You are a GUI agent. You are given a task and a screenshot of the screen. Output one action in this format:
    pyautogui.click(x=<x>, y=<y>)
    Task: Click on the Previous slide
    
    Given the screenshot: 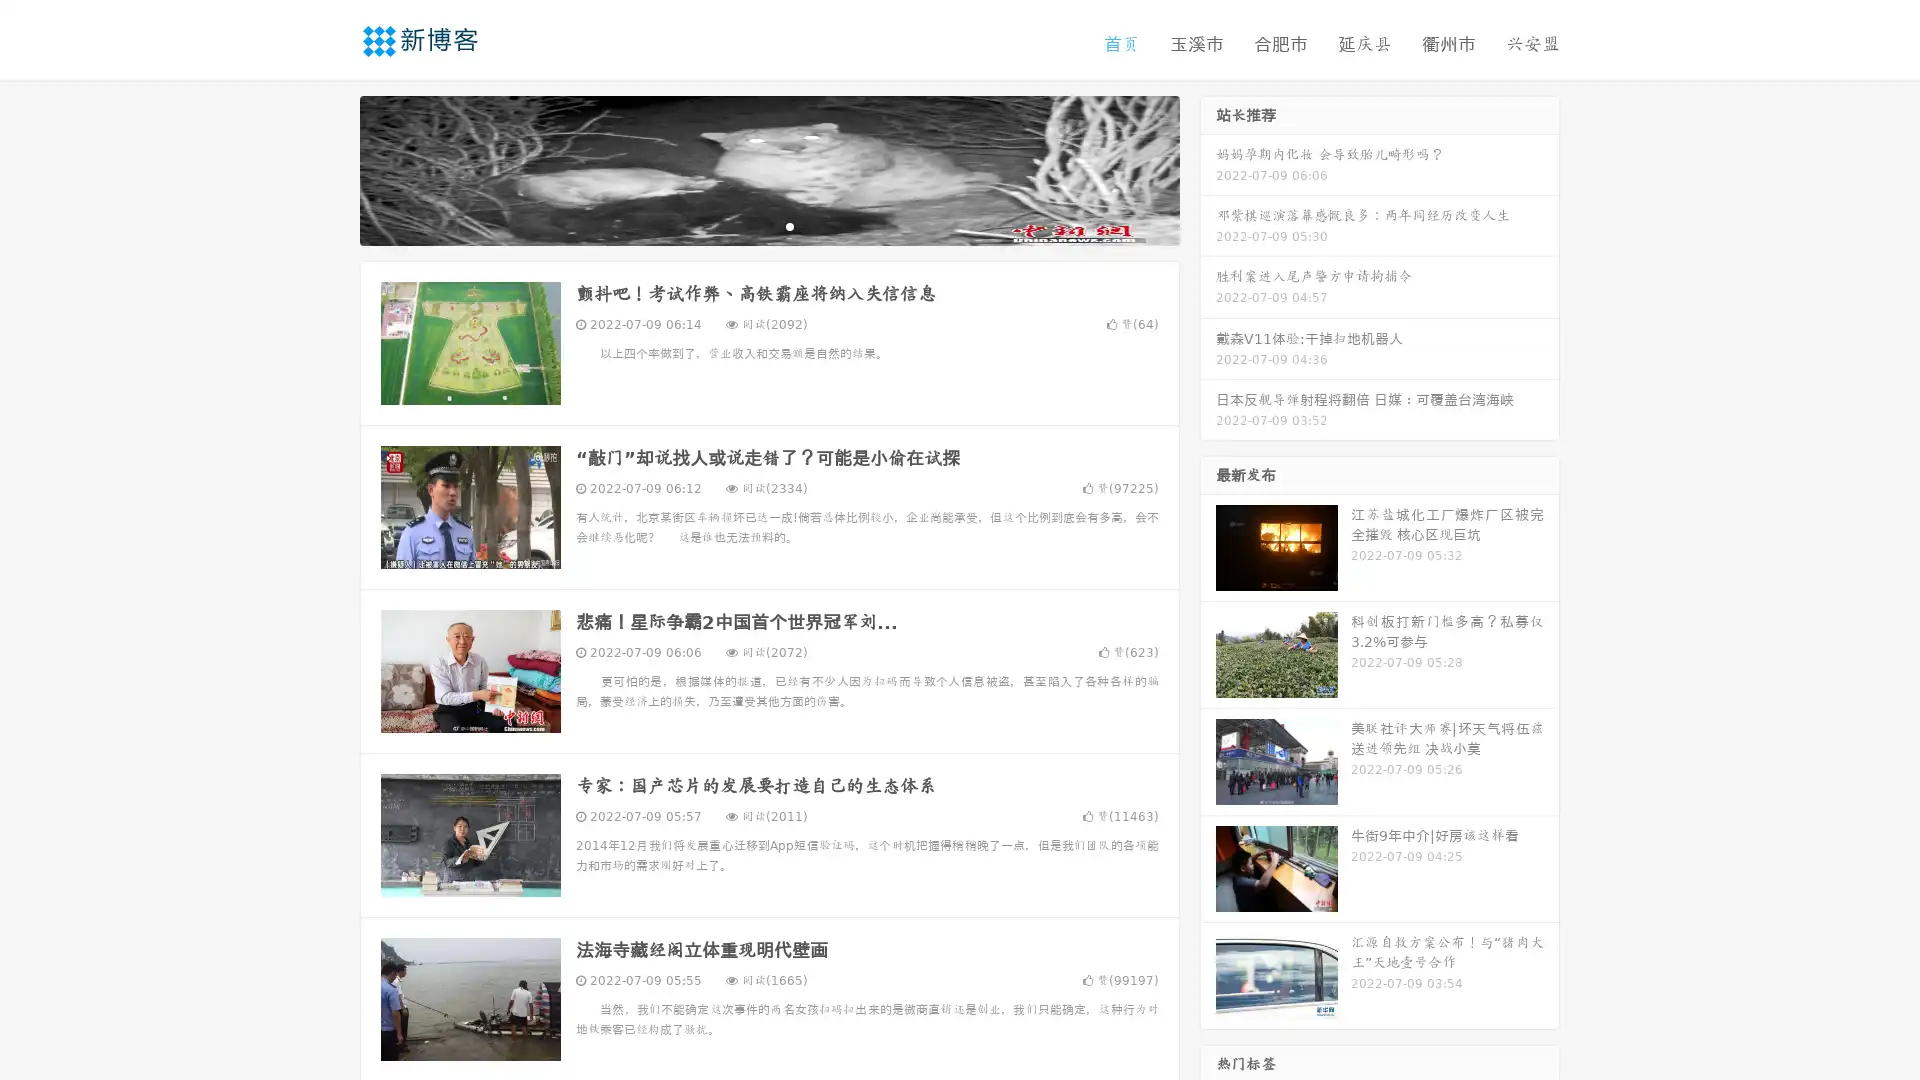 What is the action you would take?
    pyautogui.click(x=330, y=168)
    